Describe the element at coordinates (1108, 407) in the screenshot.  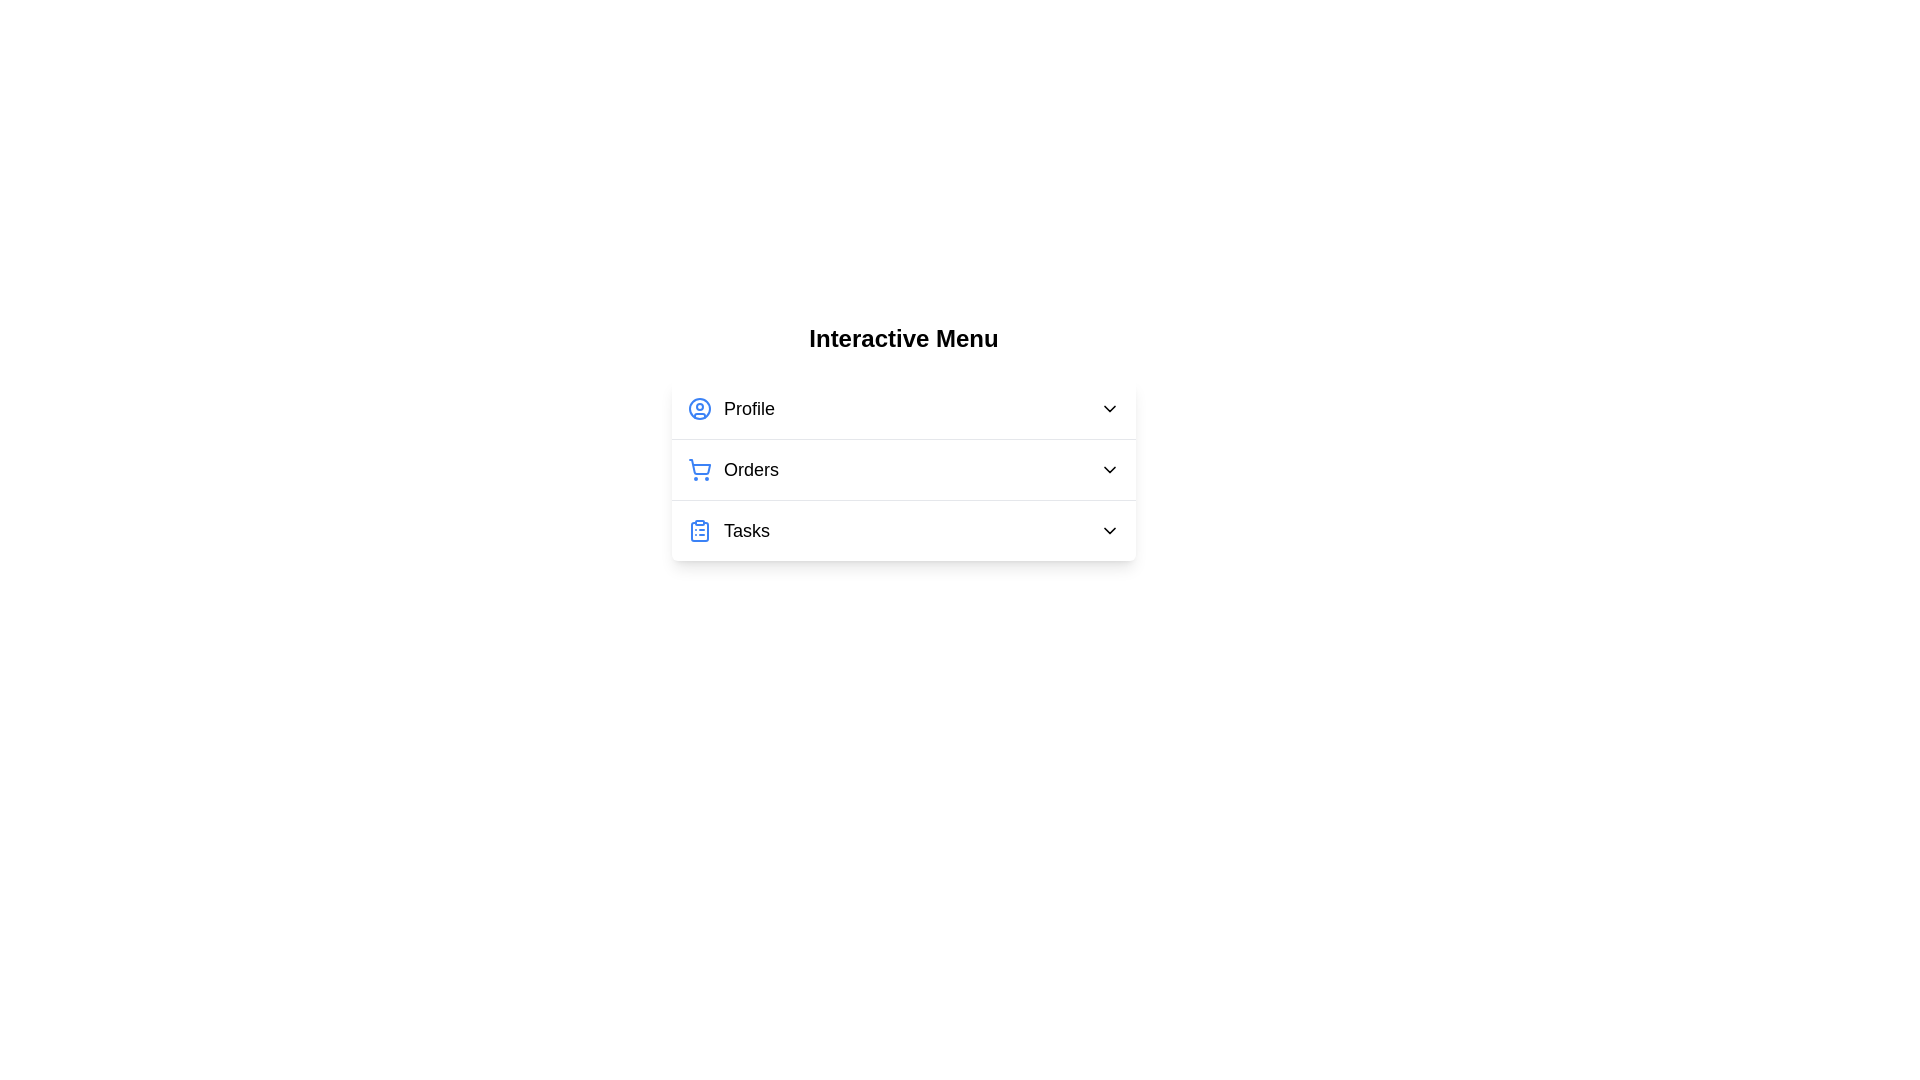
I see `the downward-pointing chevron icon located at the far-right end of the 'Profile' row` at that location.